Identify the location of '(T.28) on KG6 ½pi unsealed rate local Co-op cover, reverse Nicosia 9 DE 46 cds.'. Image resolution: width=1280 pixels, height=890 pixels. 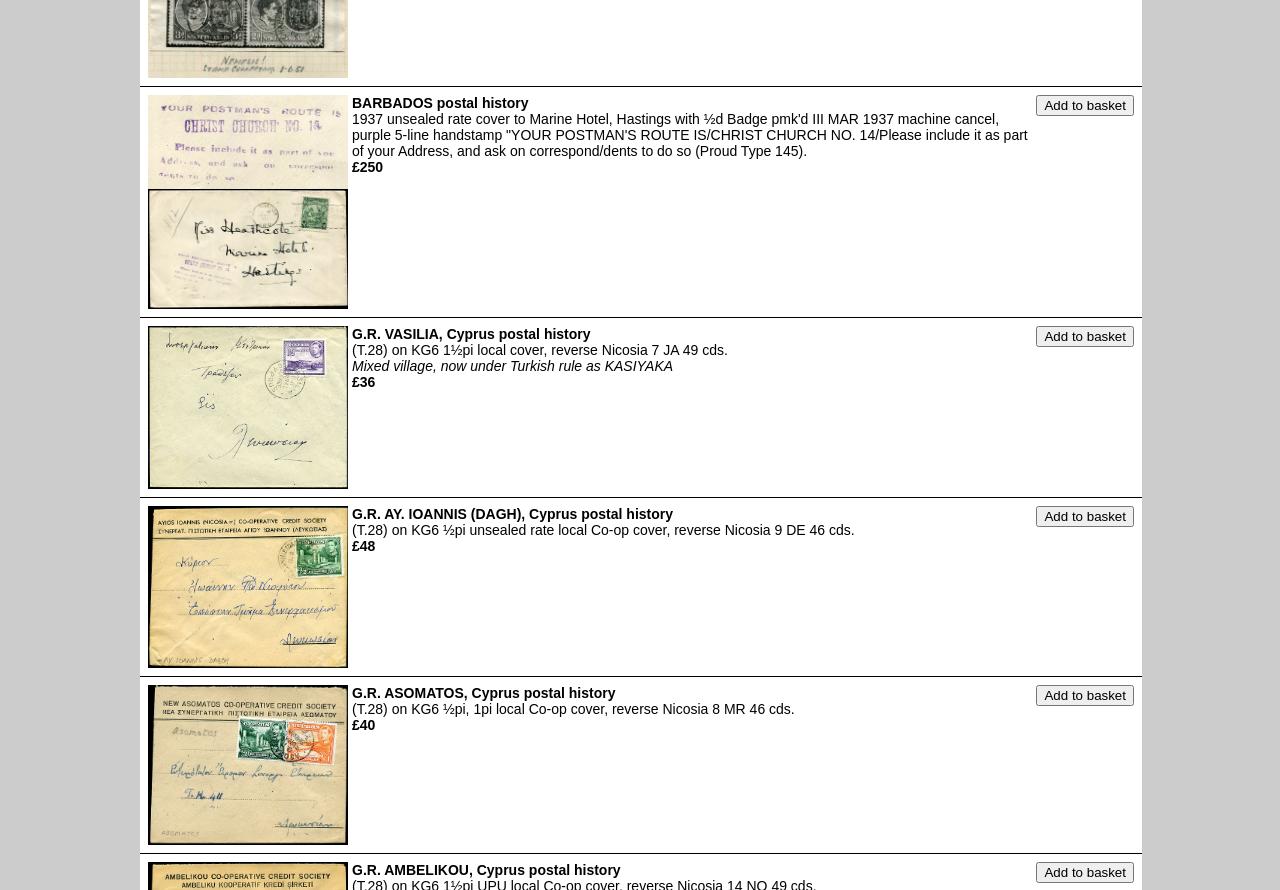
(602, 528).